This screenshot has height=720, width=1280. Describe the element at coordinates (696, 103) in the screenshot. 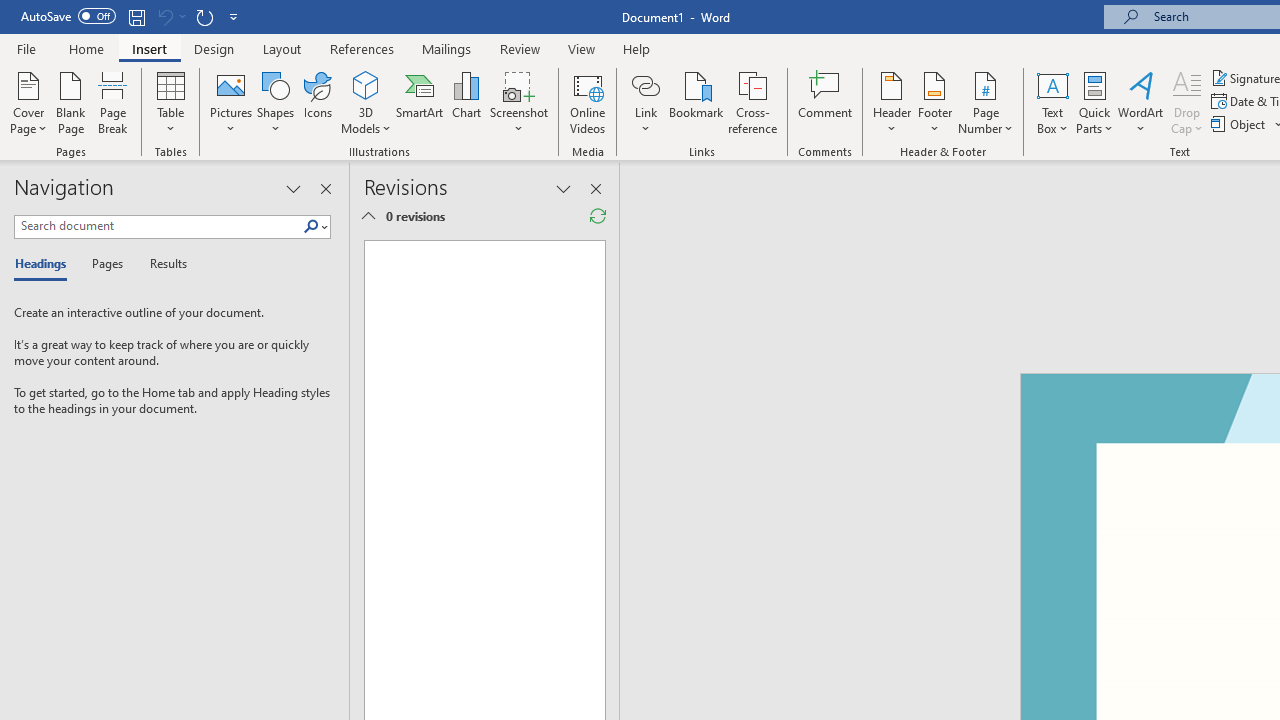

I see `'Bookmark...'` at that location.